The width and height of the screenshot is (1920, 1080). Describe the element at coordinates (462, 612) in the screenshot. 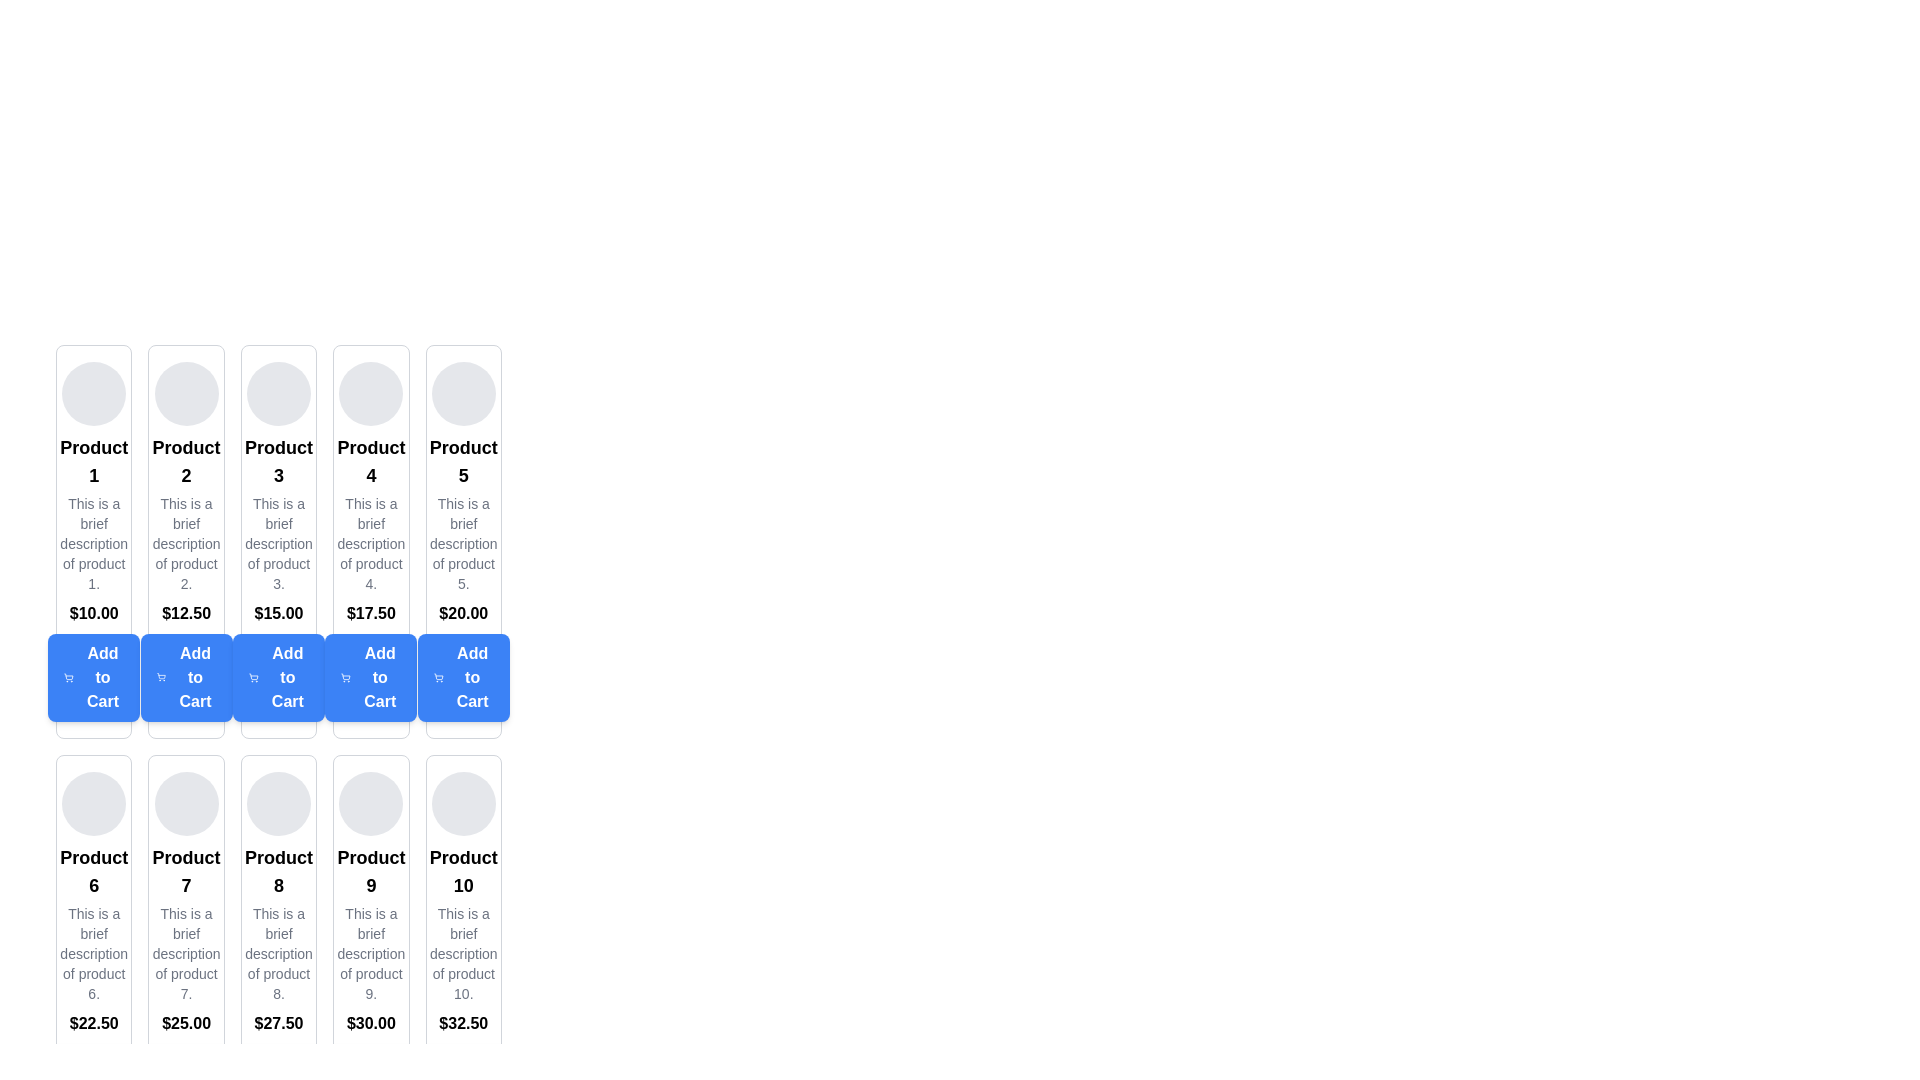

I see `the bold text label displaying the price '$20.00' located within the product card for 'Product 5', positioned just above the 'Add to Cart' button` at that location.